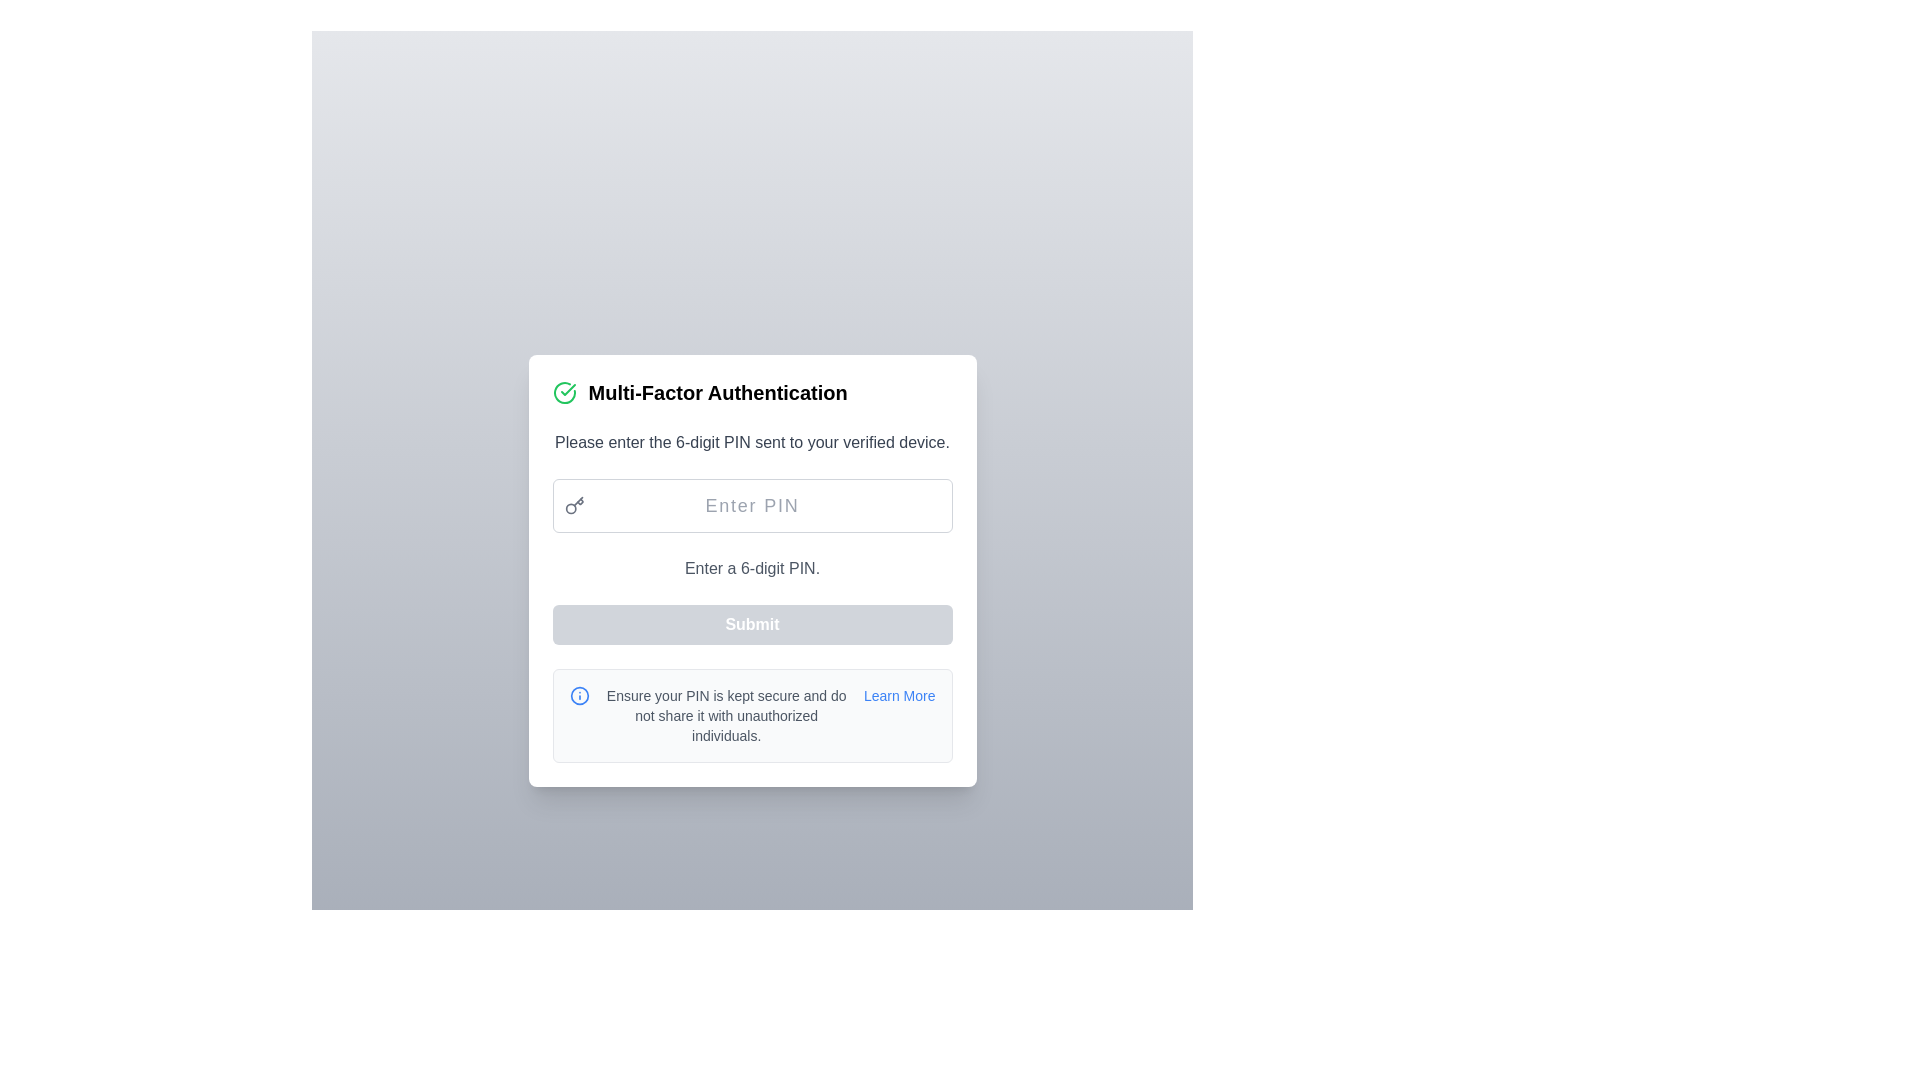 Image resolution: width=1920 pixels, height=1080 pixels. Describe the element at coordinates (563, 393) in the screenshot. I see `the green circular icon with a checkmark, which is positioned to the left of the text 'Multi-Factor Authentication' in the top section of a centered modal box` at that location.